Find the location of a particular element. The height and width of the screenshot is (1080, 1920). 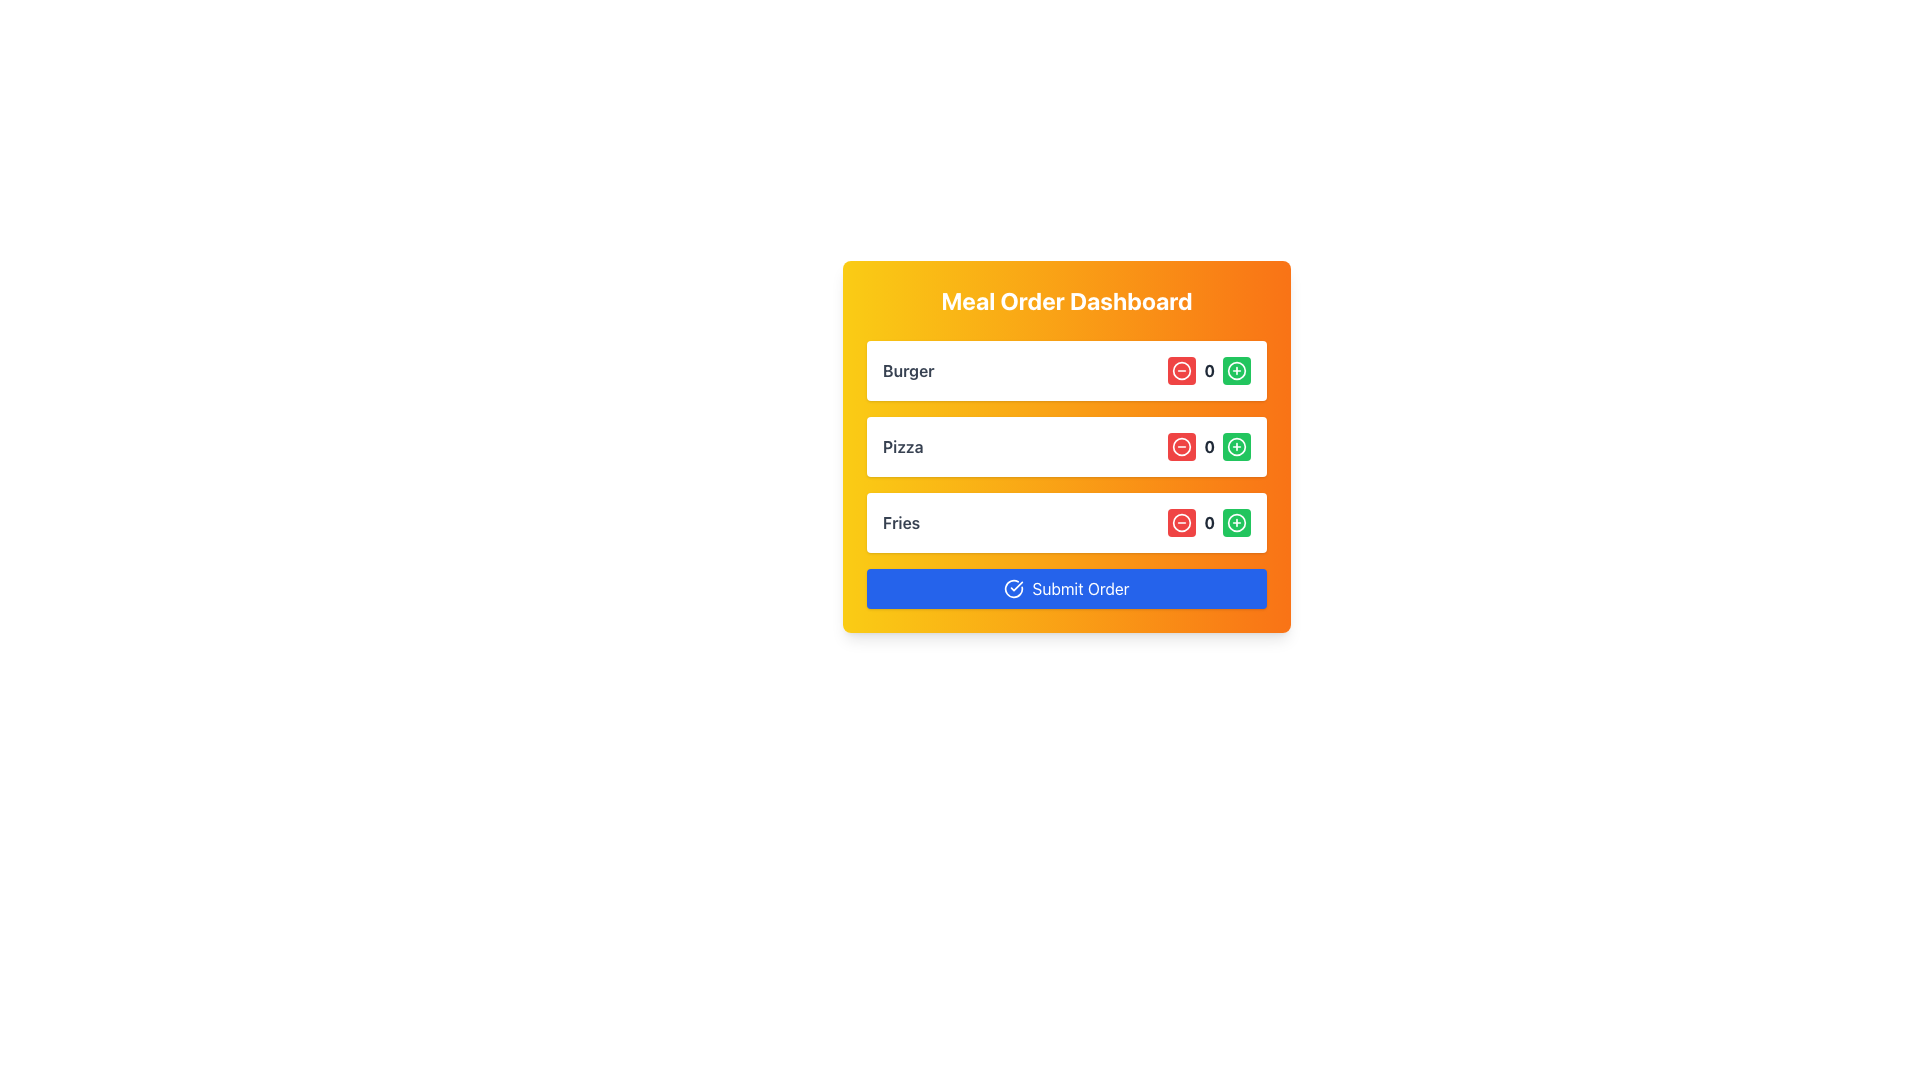

the bold text display showing '0' for the 'Pizza' item, which is located between the red decrement button and the green increment button in the second row is located at coordinates (1208, 446).